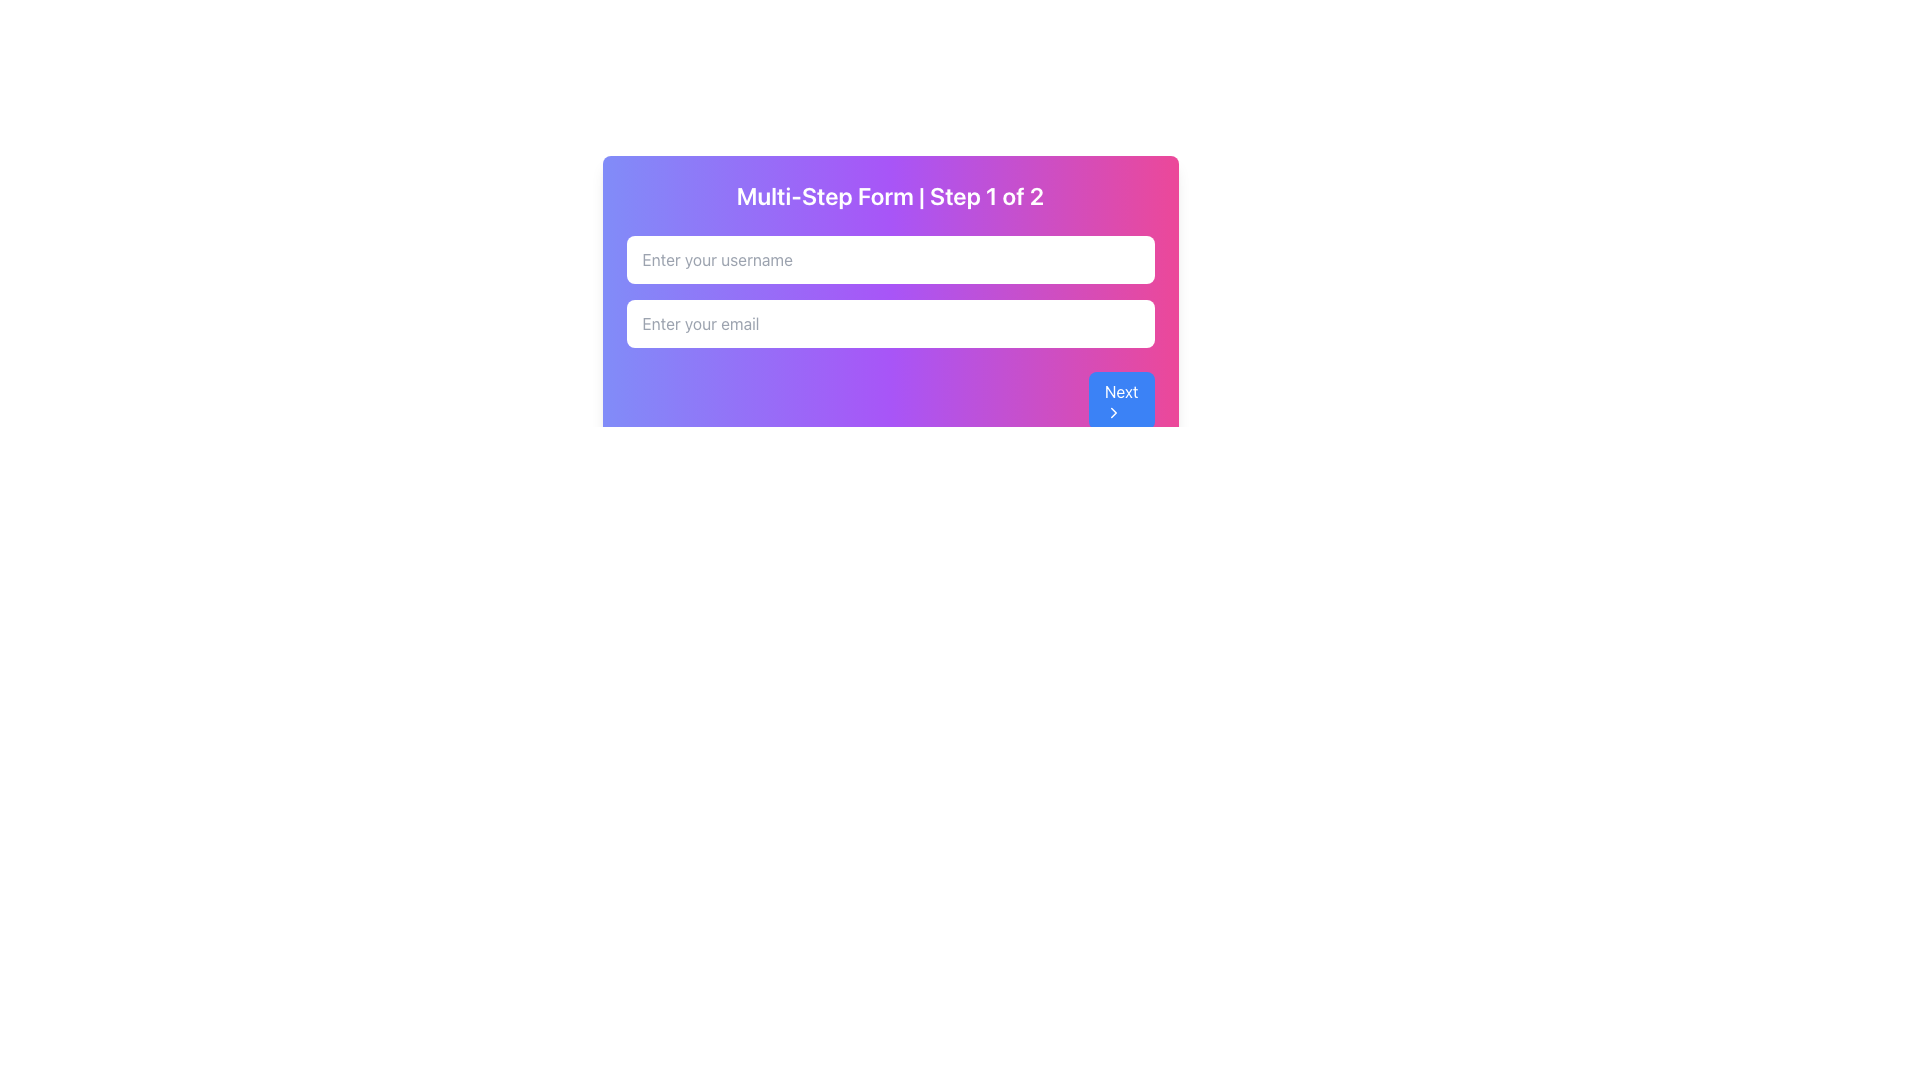  I want to click on the SVG-based icon positioned in the right portion of the blue rectangular button labeled 'Next' located at the bottom-right corner of the card, so click(1112, 411).